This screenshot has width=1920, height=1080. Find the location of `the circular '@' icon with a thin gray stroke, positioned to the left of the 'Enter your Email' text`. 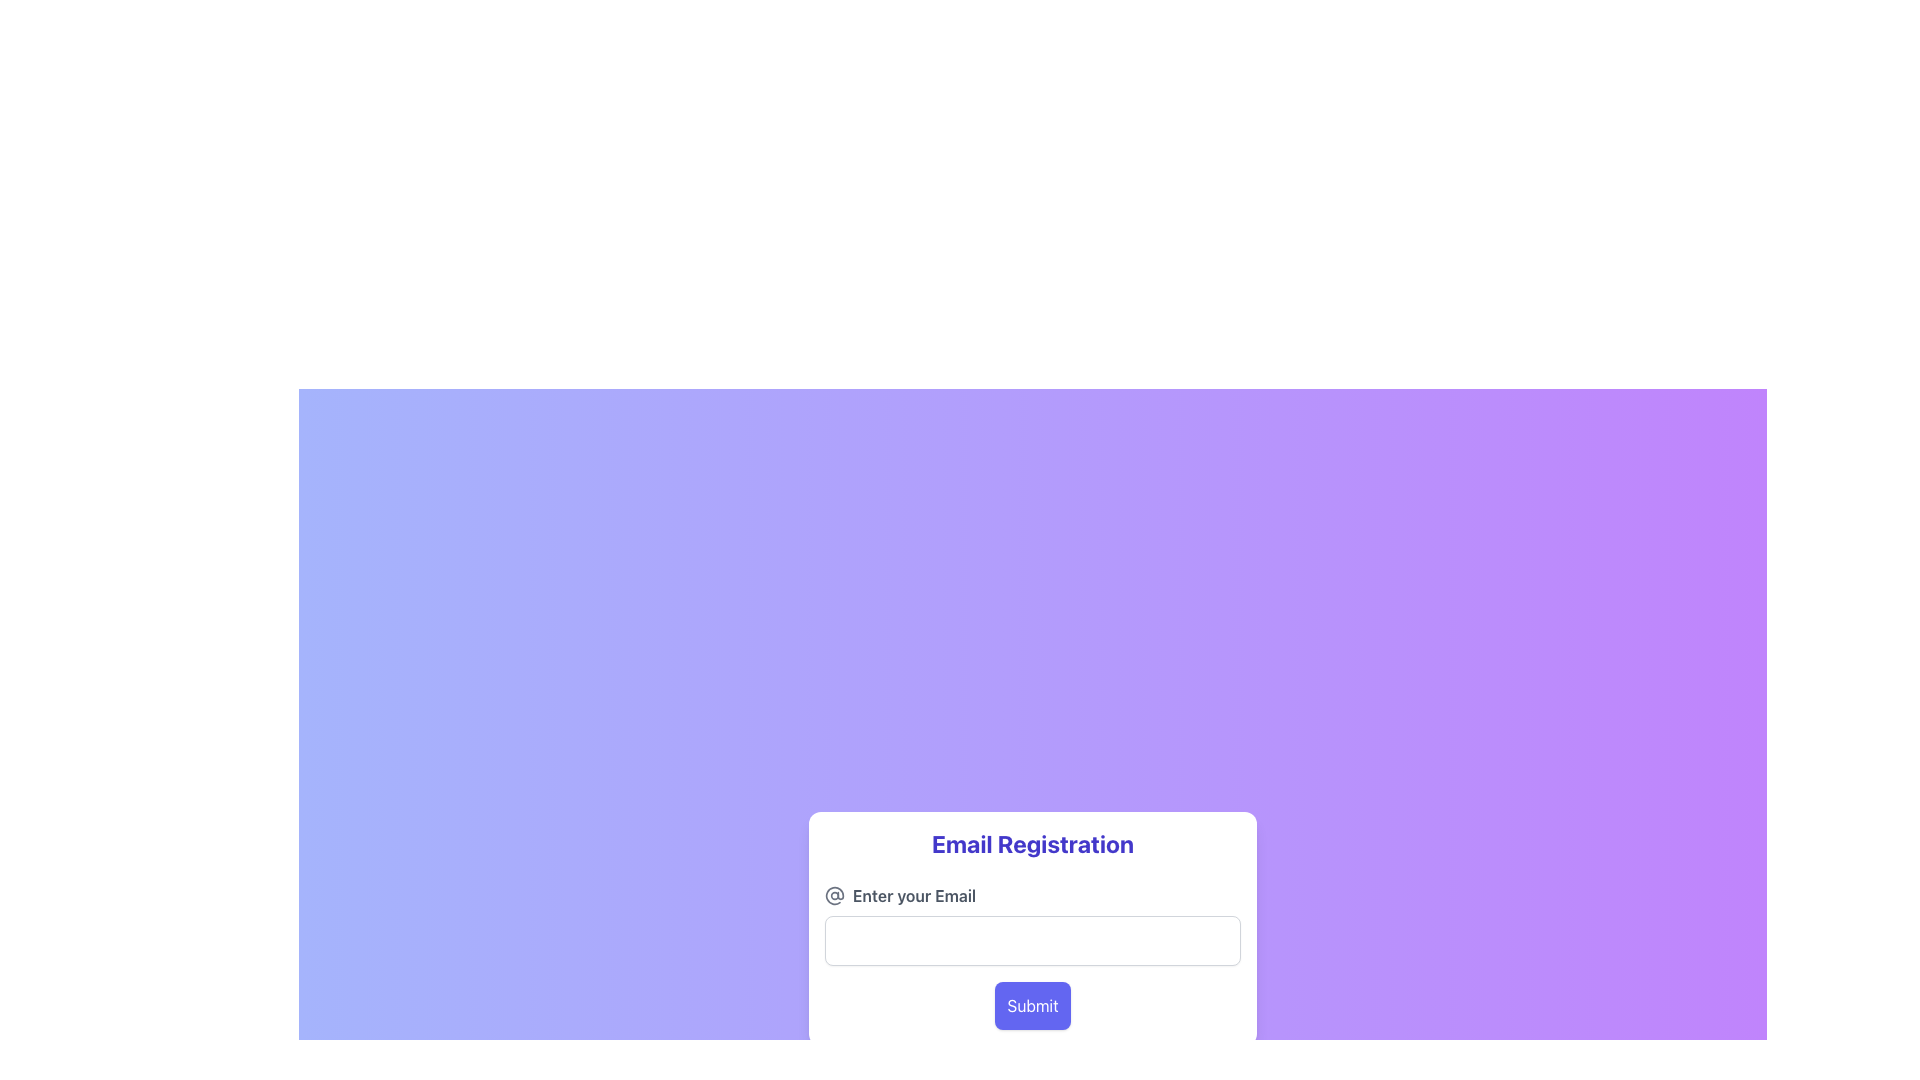

the circular '@' icon with a thin gray stroke, positioned to the left of the 'Enter your Email' text is located at coordinates (835, 894).